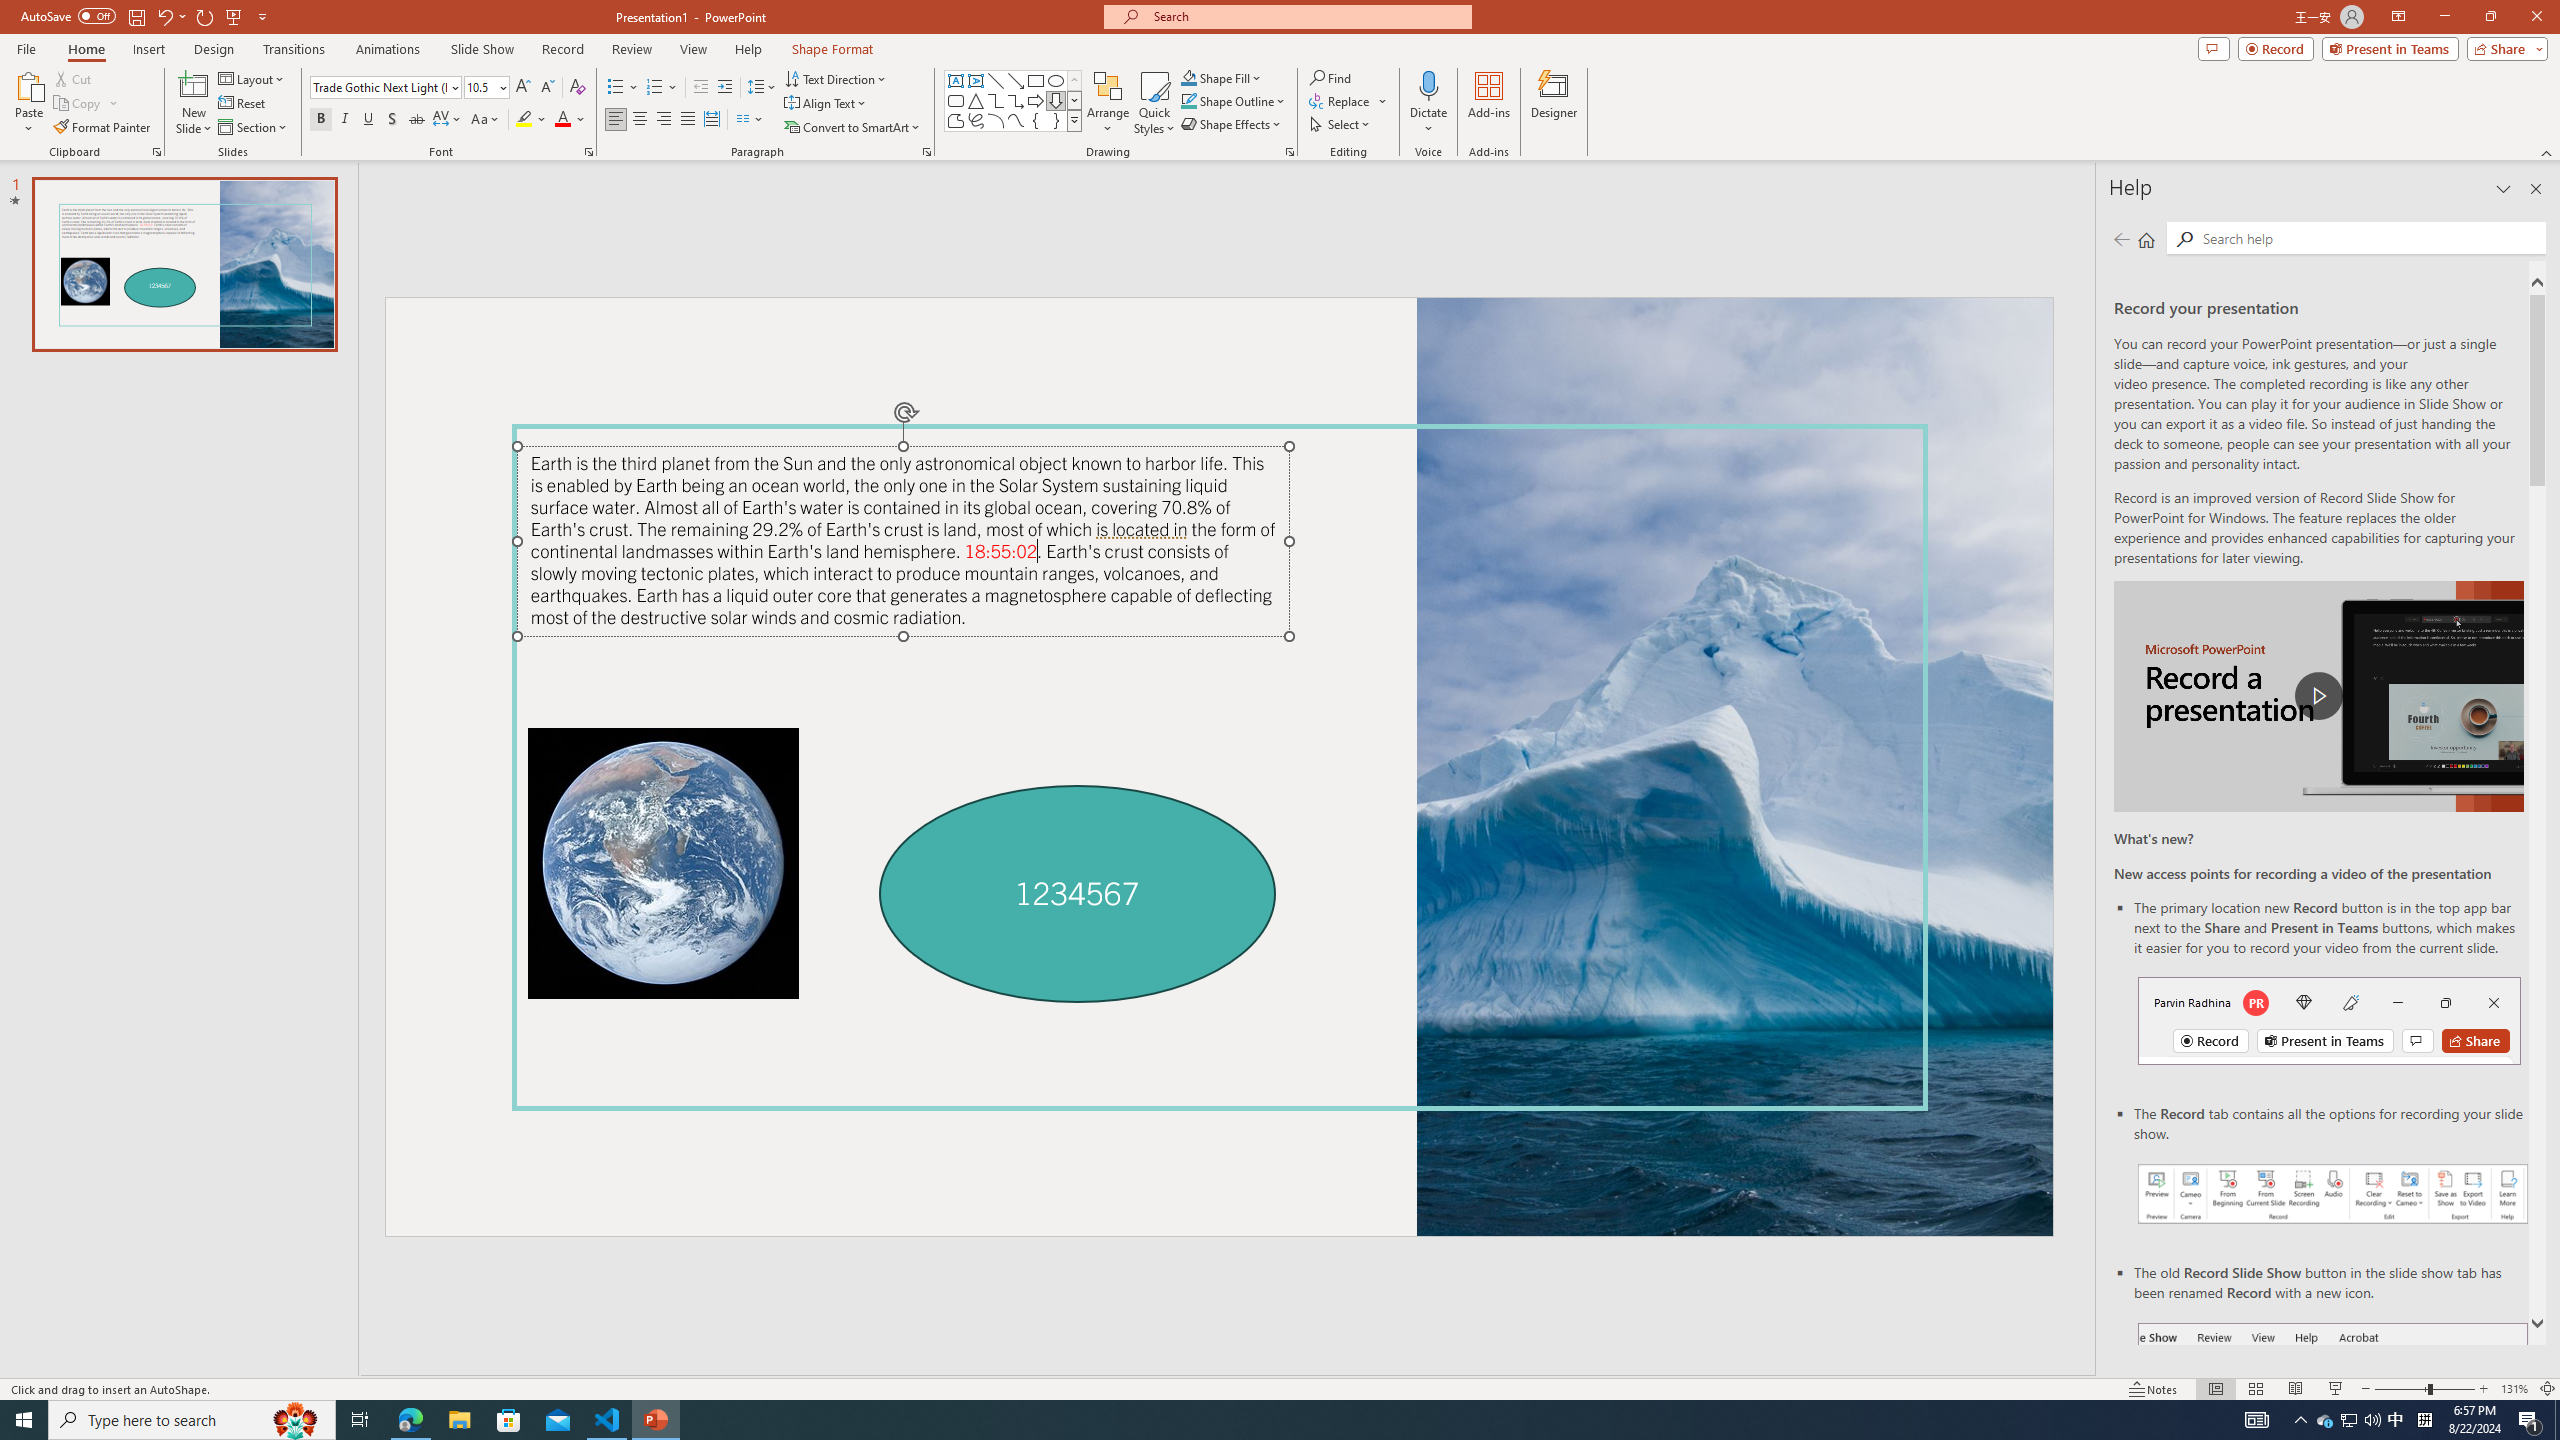 The width and height of the screenshot is (2560, 1440). Describe the element at coordinates (546, 87) in the screenshot. I see `'Decrease Font Size'` at that location.